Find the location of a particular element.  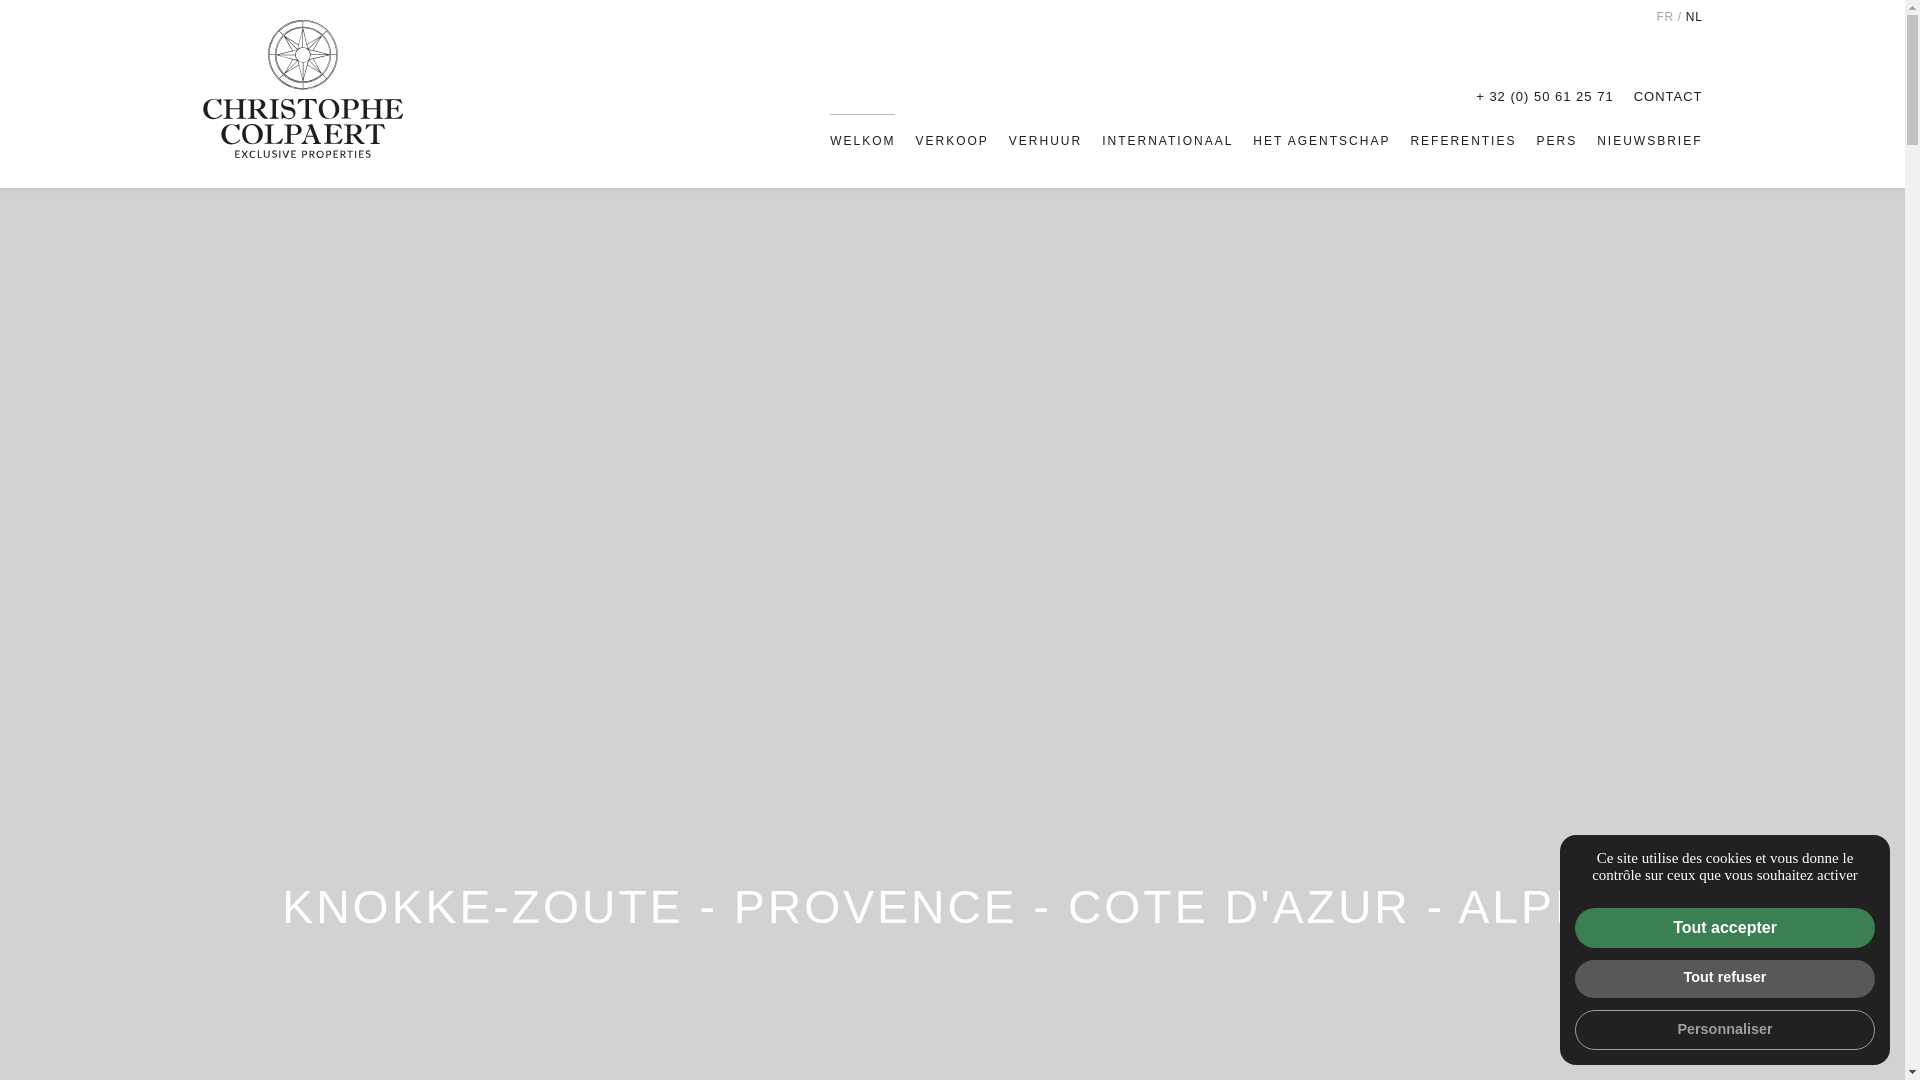

'PERS' is located at coordinates (1555, 140).